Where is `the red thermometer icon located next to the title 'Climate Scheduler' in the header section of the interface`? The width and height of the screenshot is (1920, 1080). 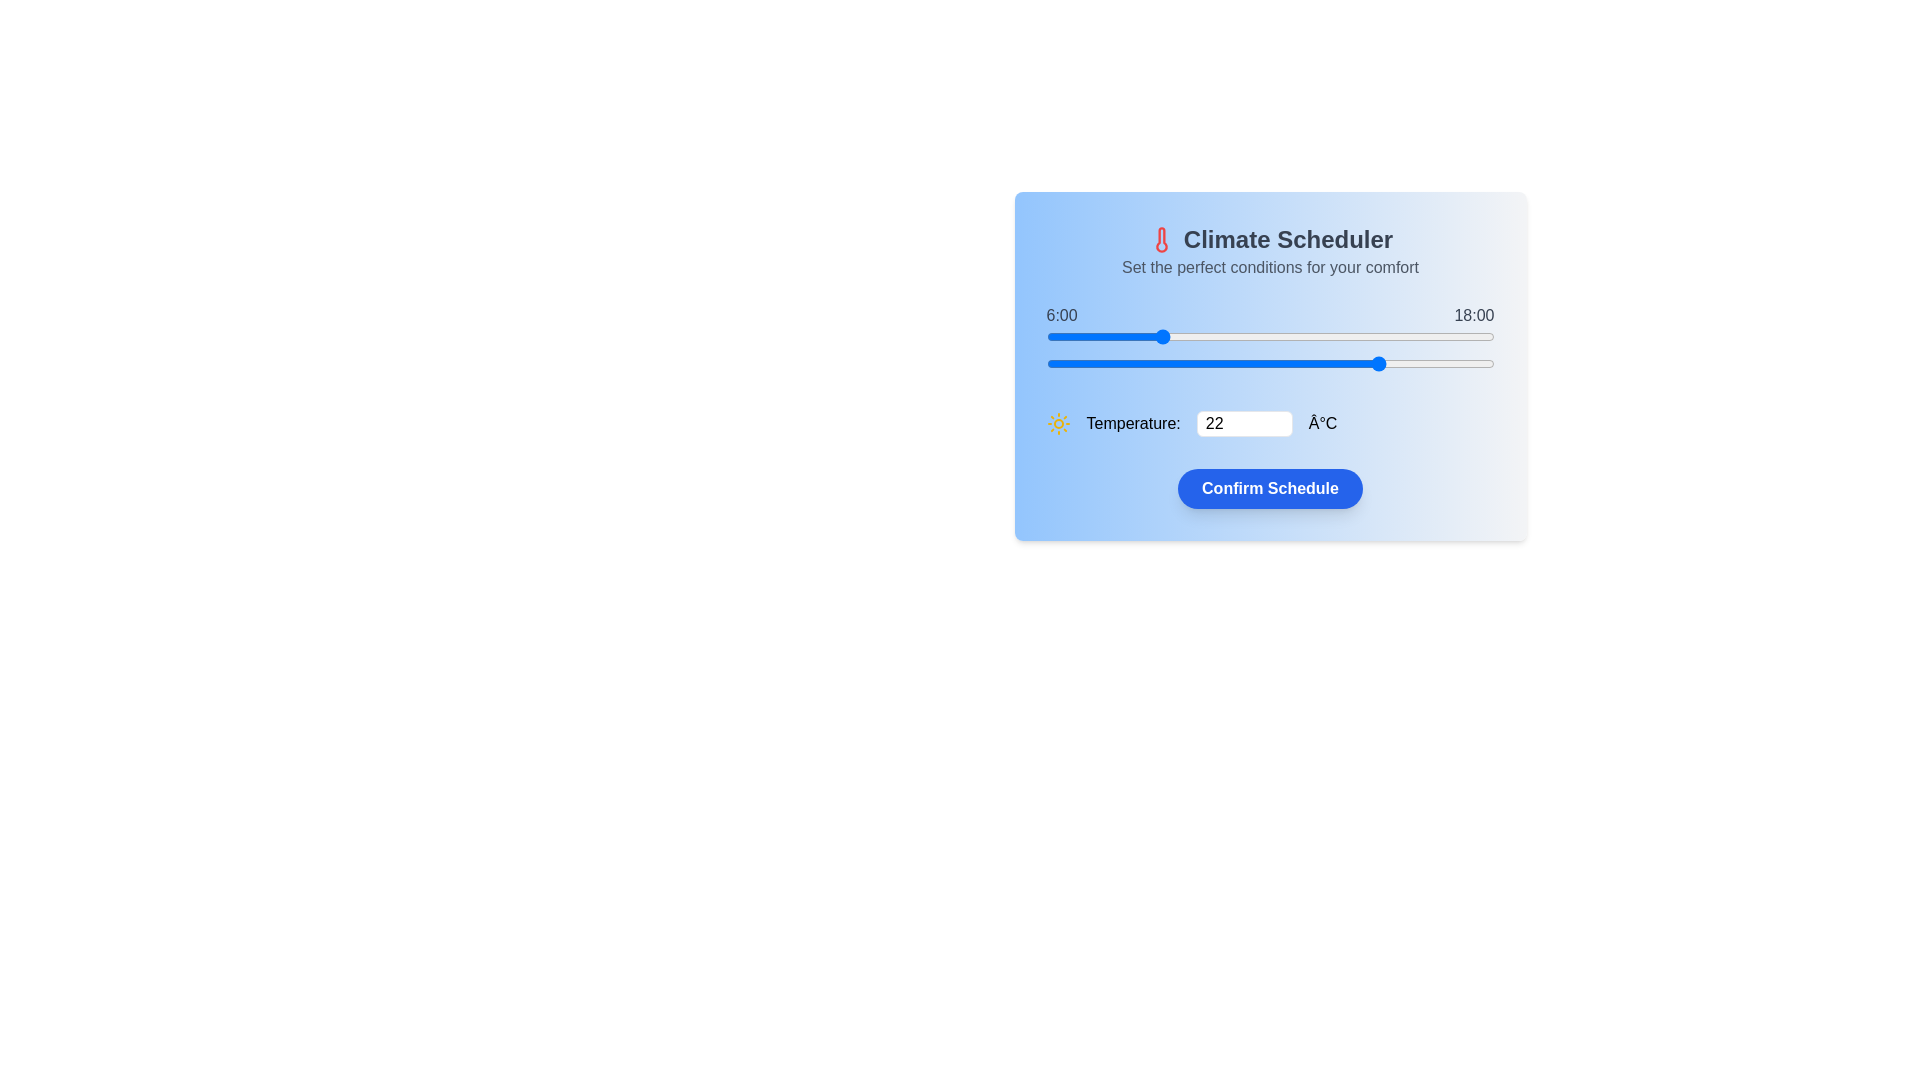 the red thermometer icon located next to the title 'Climate Scheduler' in the header section of the interface is located at coordinates (1161, 238).